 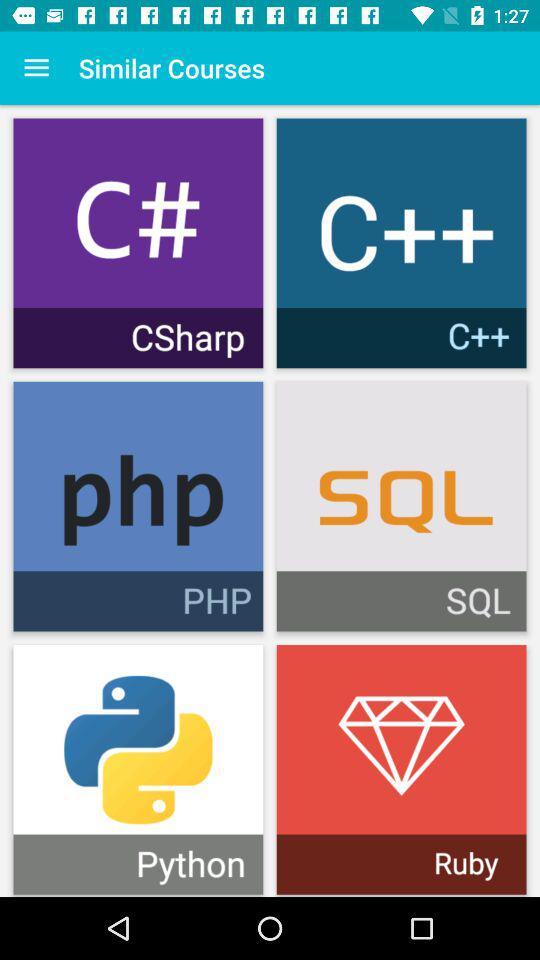 I want to click on the icon to the left of the similar courses item, so click(x=36, y=68).